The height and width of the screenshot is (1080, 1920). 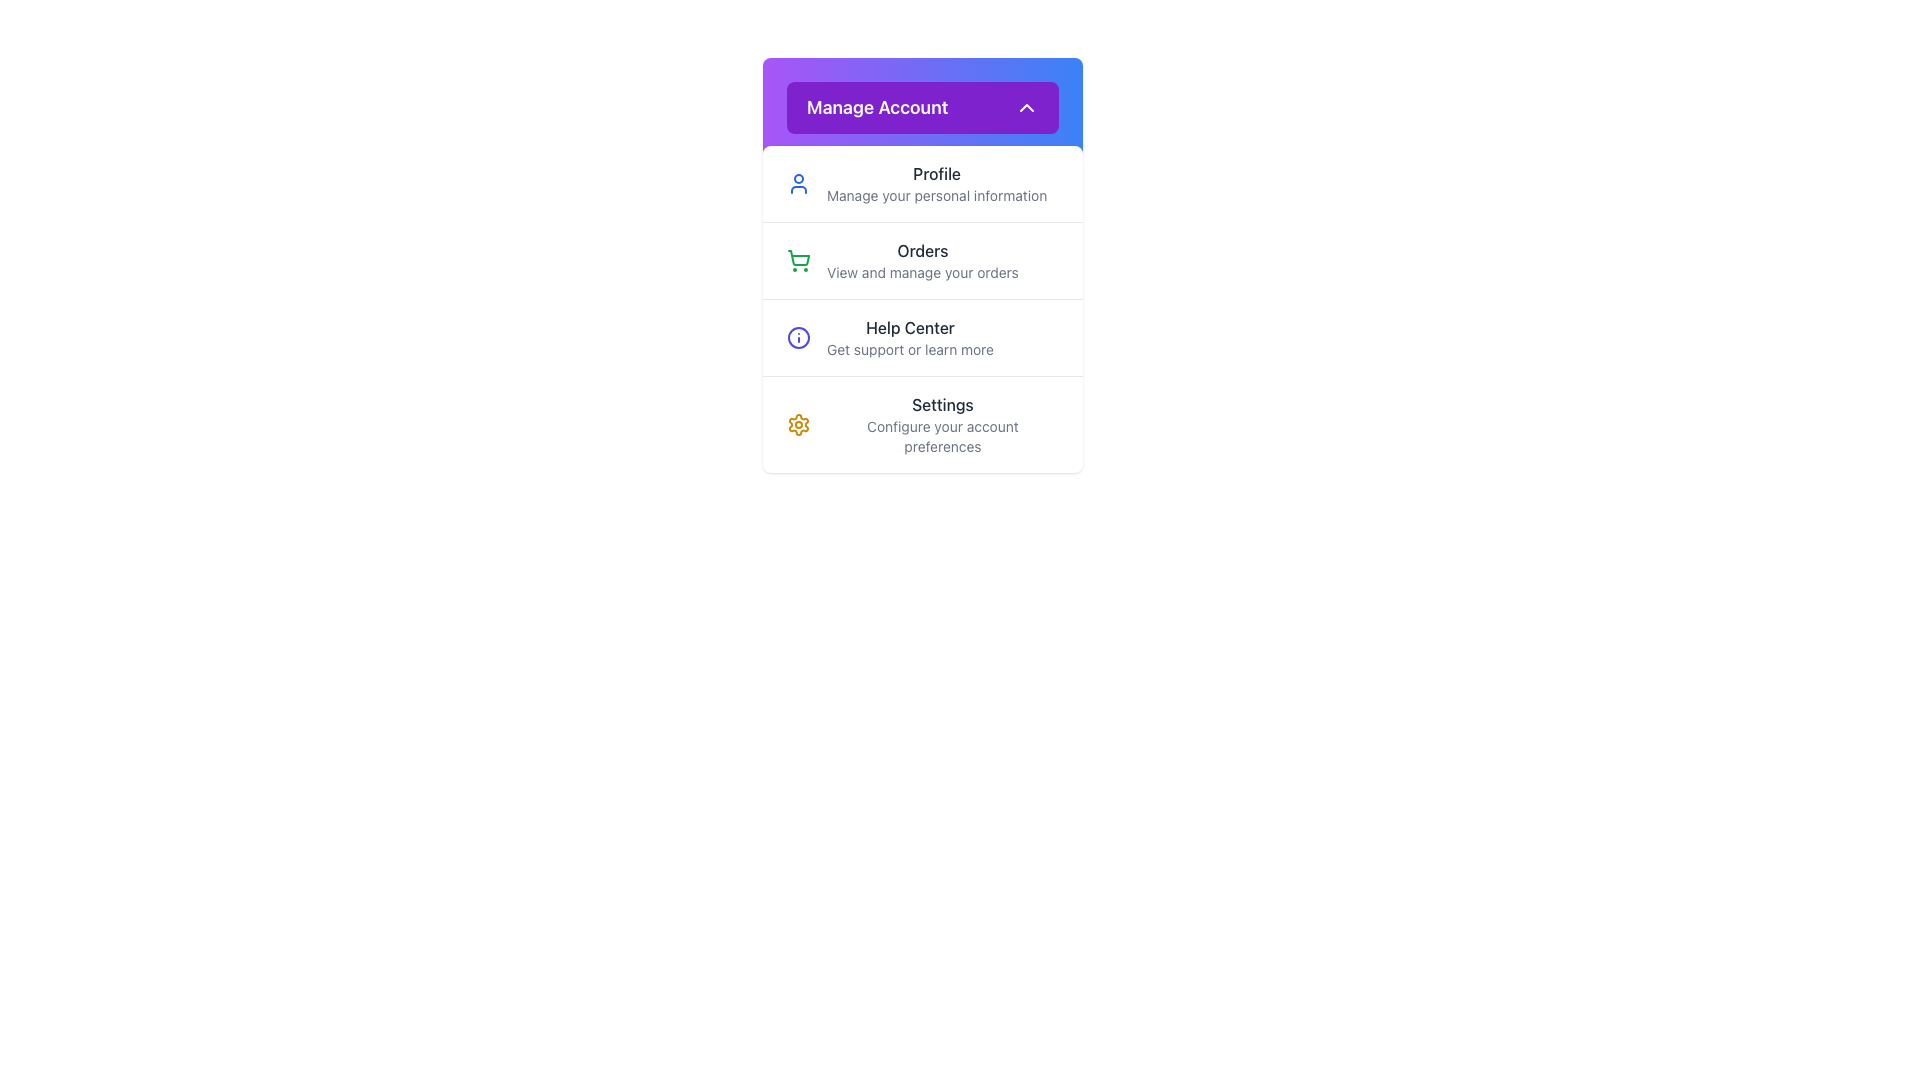 I want to click on the fourth list item labeled 'Settings' which includes a yellow gear icon and a description text to trigger a hover effect, so click(x=921, y=423).